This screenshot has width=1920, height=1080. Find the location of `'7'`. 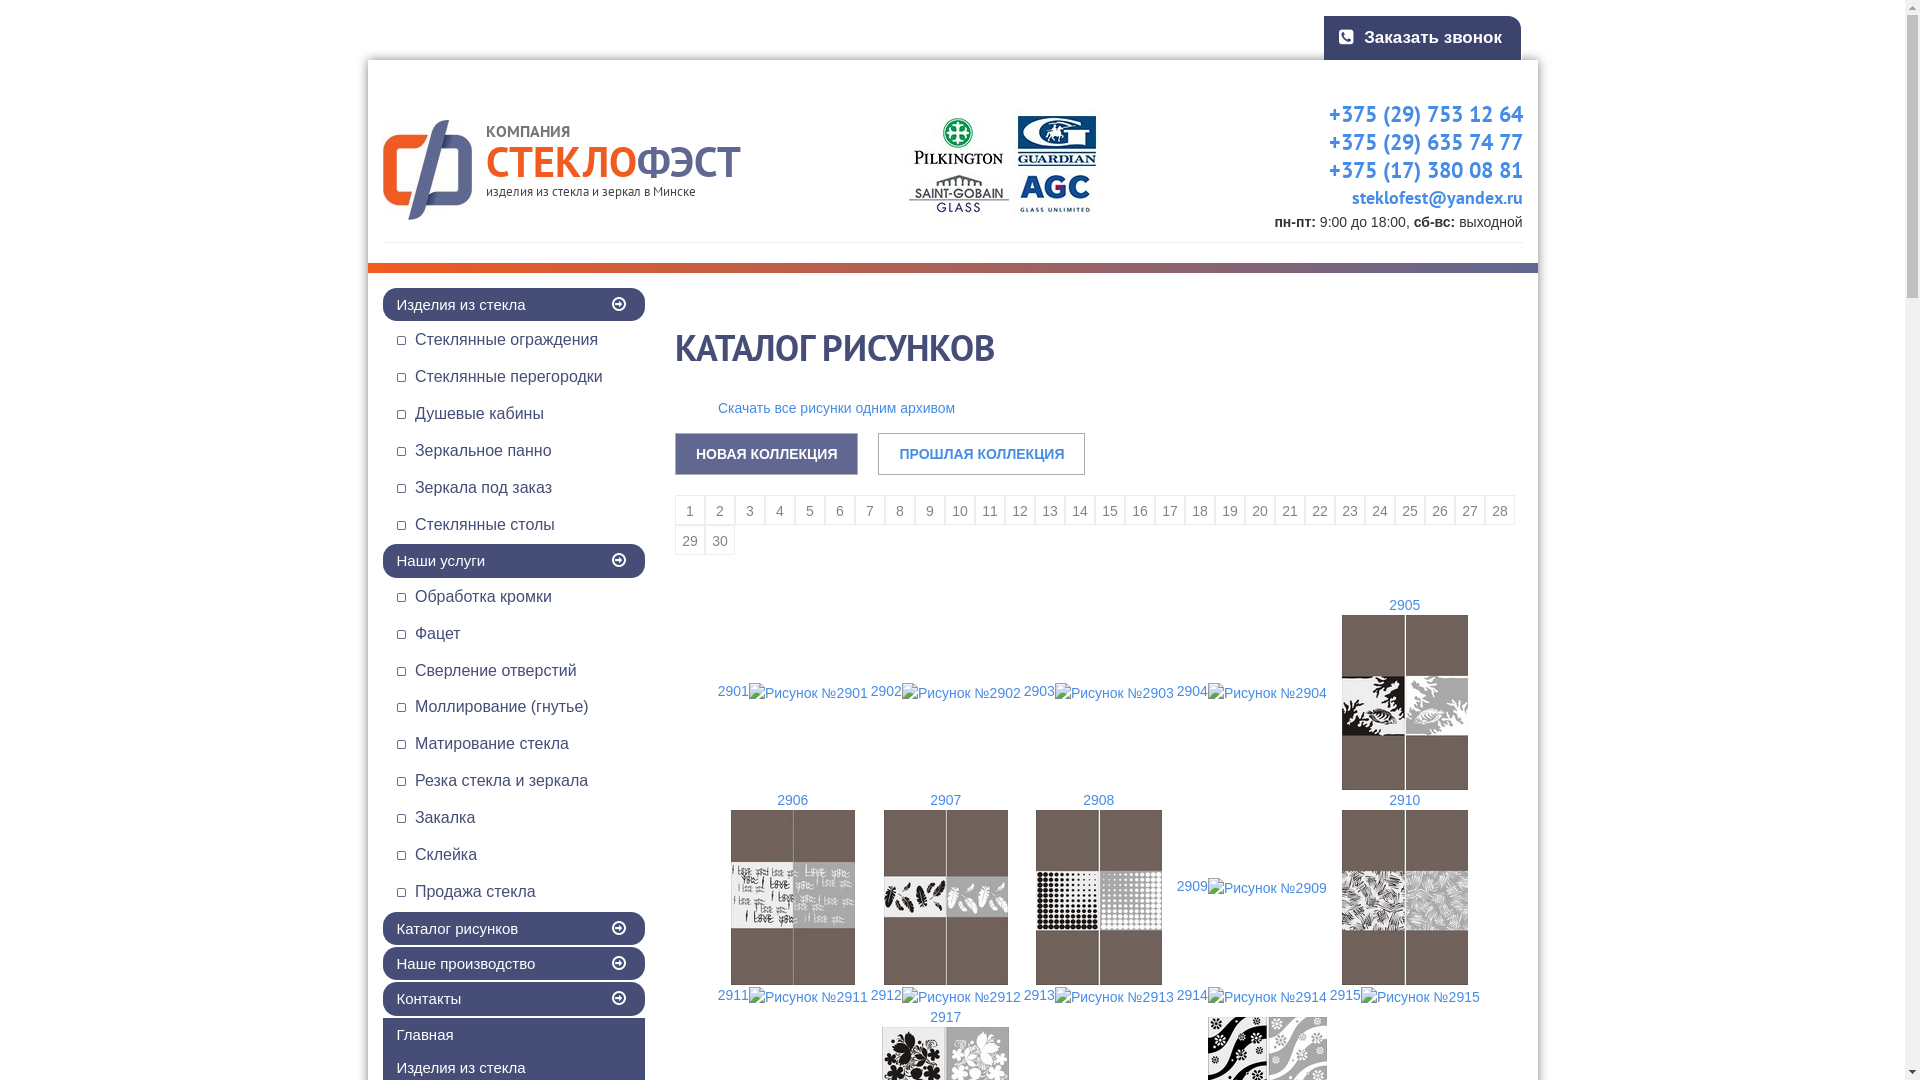

'7' is located at coordinates (869, 508).